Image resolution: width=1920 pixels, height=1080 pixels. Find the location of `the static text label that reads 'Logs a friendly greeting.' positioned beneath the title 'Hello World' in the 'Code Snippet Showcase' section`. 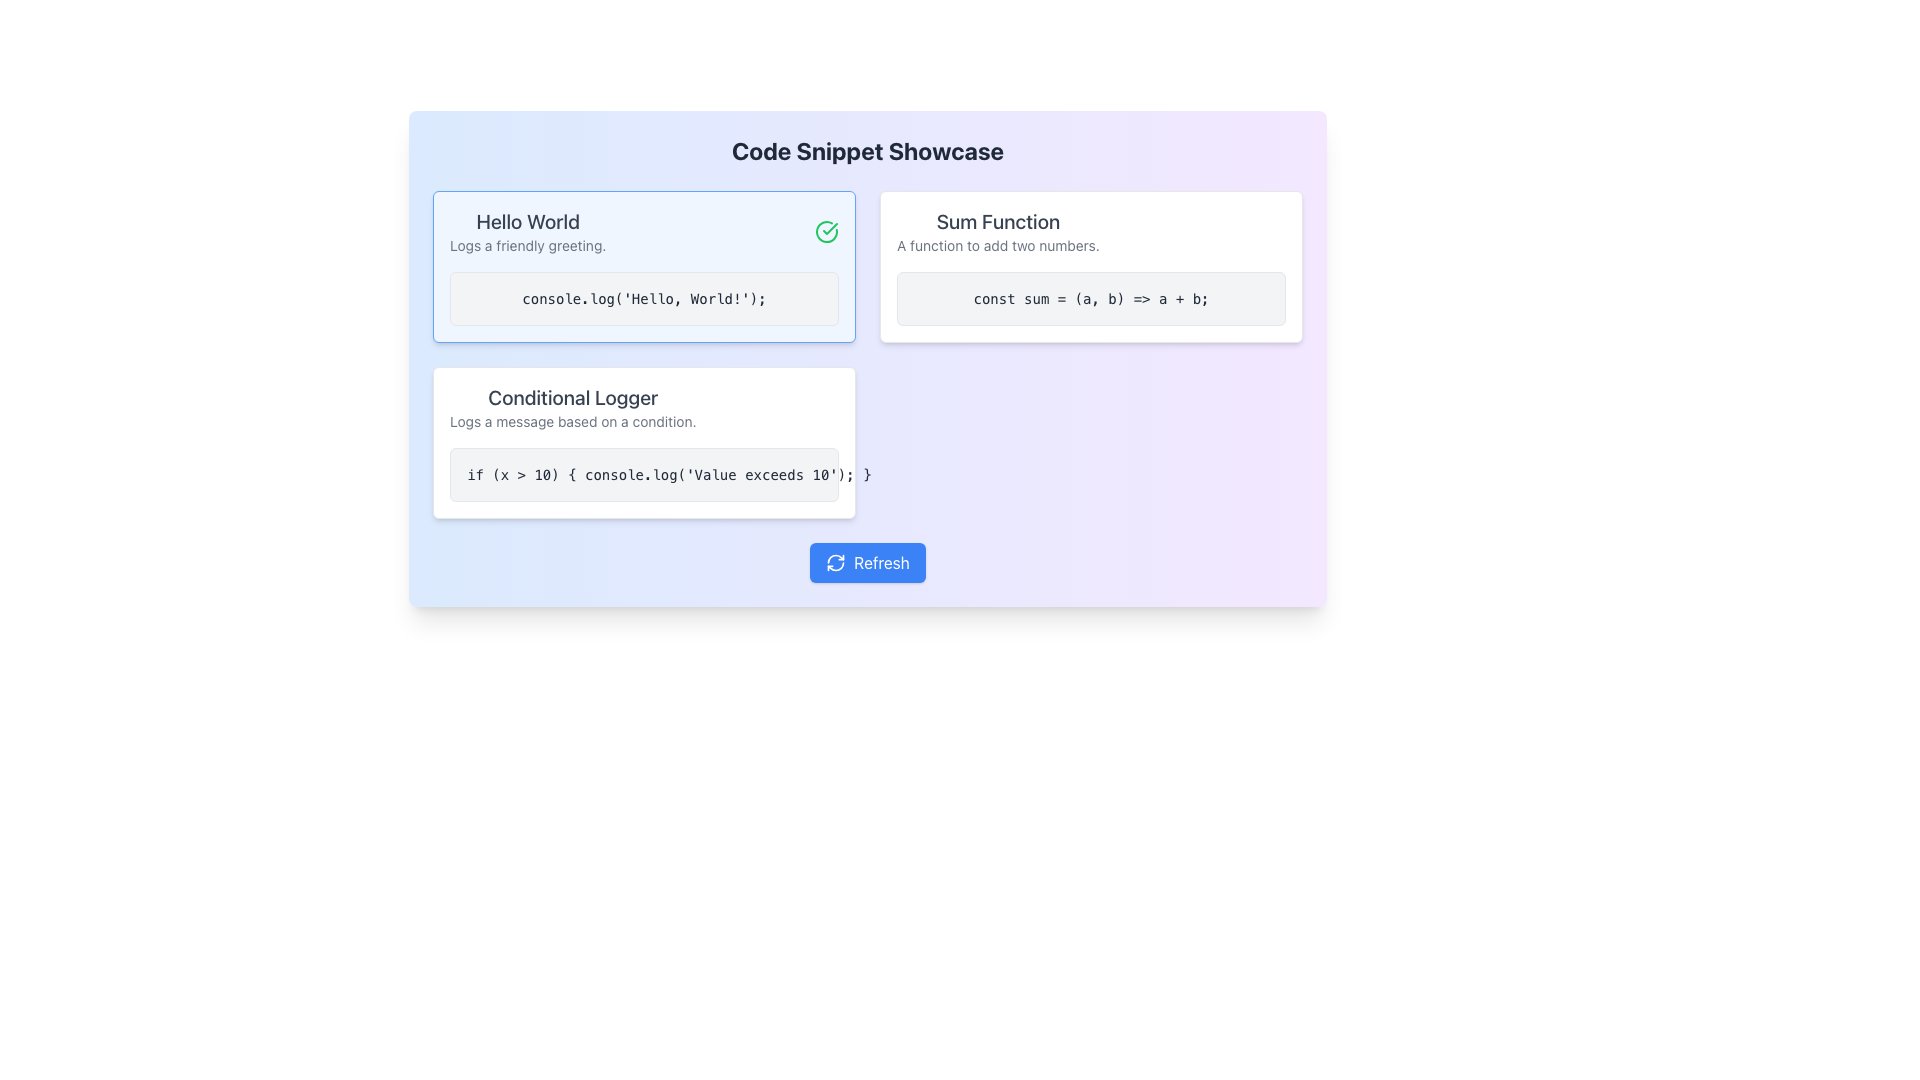

the static text label that reads 'Logs a friendly greeting.' positioned beneath the title 'Hello World' in the 'Code Snippet Showcase' section is located at coordinates (528, 245).